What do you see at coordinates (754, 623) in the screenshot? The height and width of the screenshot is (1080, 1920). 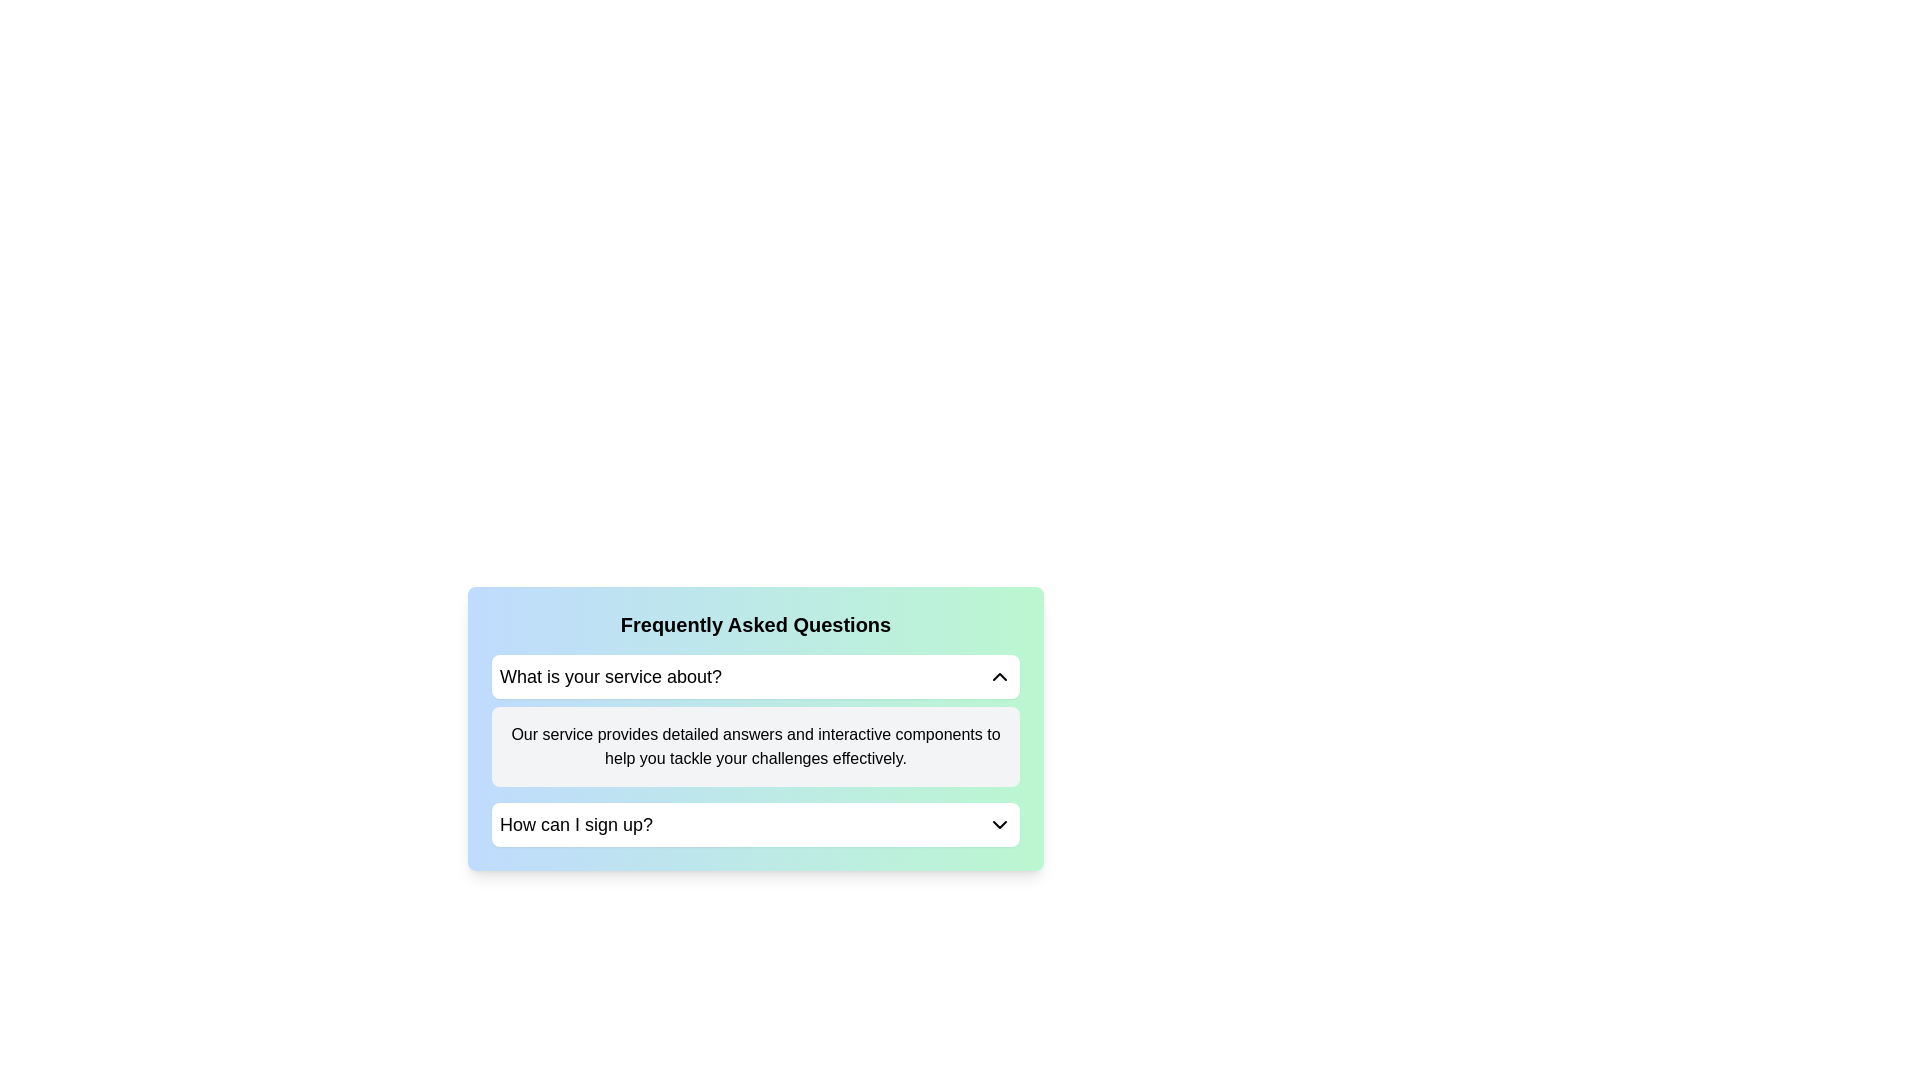 I see `the prominently styled header text element containing 'Frequently Asked Questions', which is located at the top of a gradient background box transitioning from blue to green` at bounding box center [754, 623].